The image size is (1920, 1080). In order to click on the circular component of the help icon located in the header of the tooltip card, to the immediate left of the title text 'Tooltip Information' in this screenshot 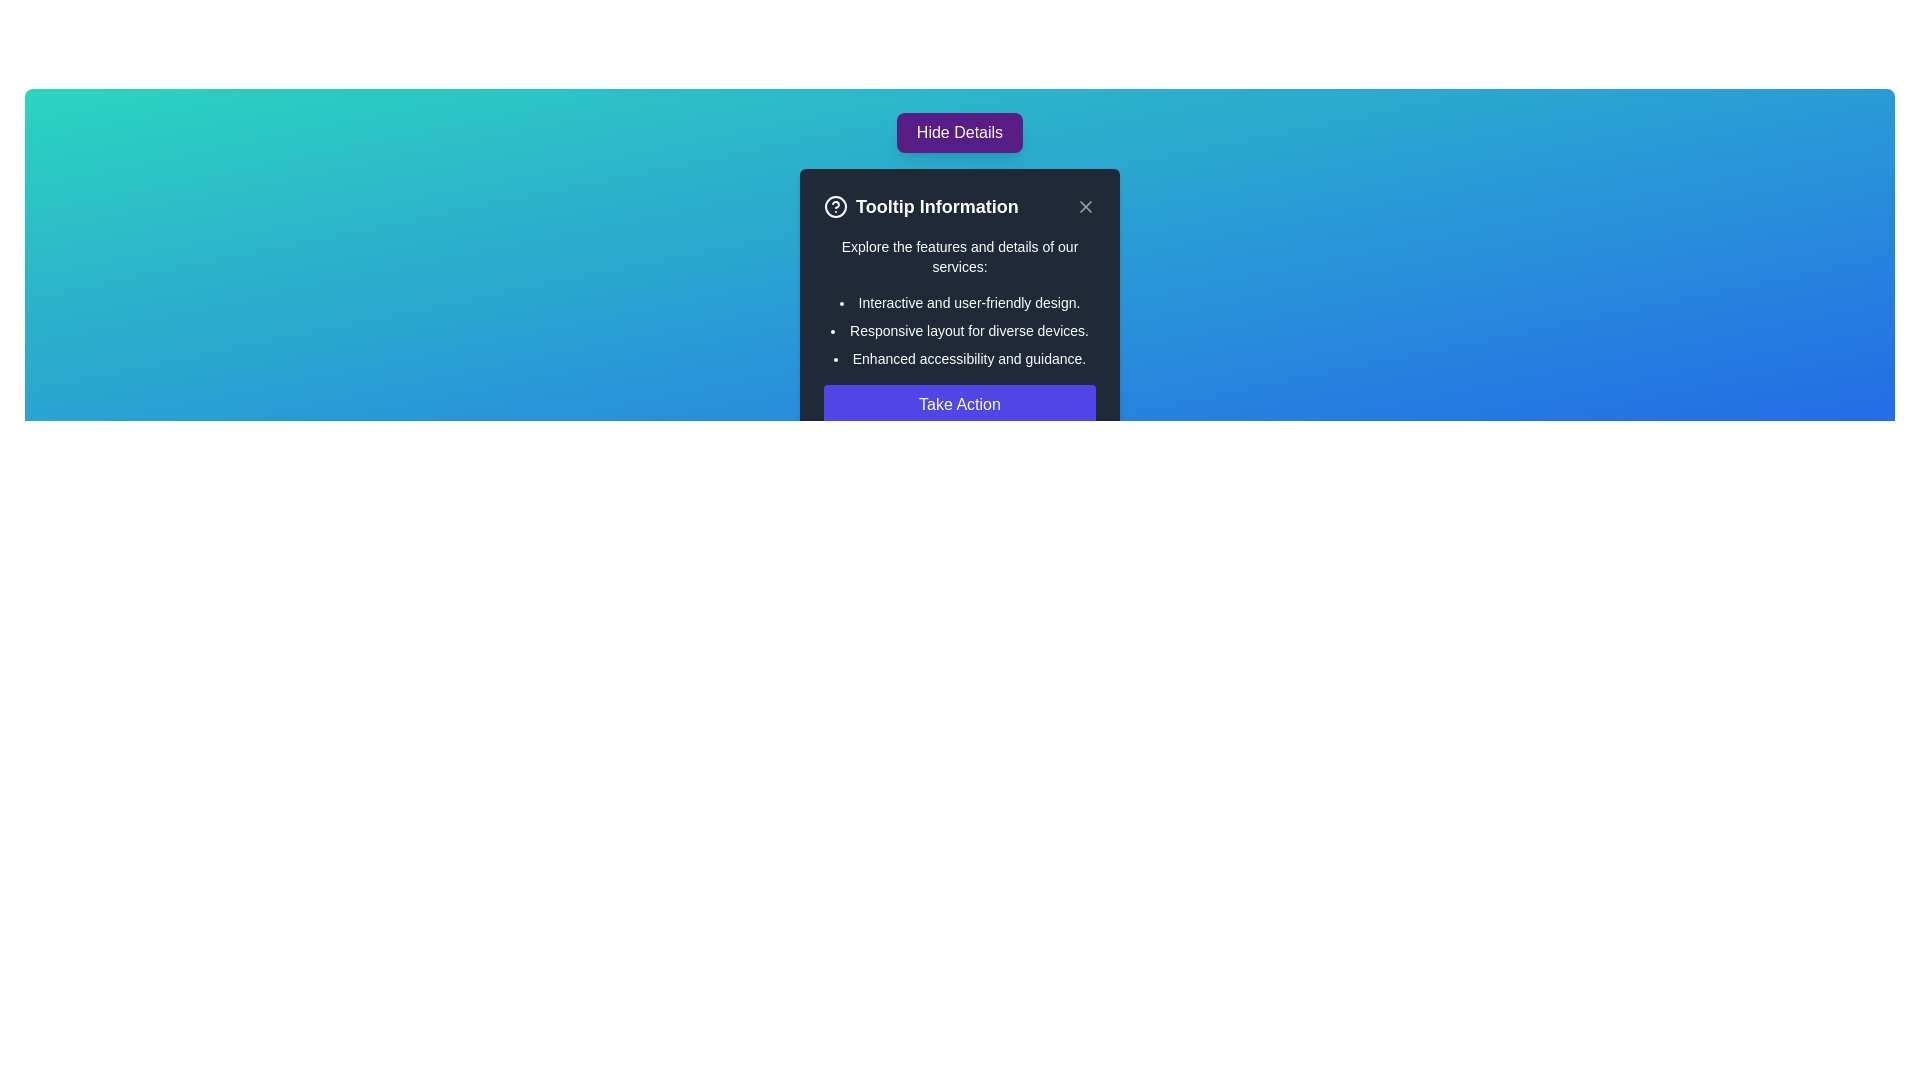, I will do `click(835, 207)`.